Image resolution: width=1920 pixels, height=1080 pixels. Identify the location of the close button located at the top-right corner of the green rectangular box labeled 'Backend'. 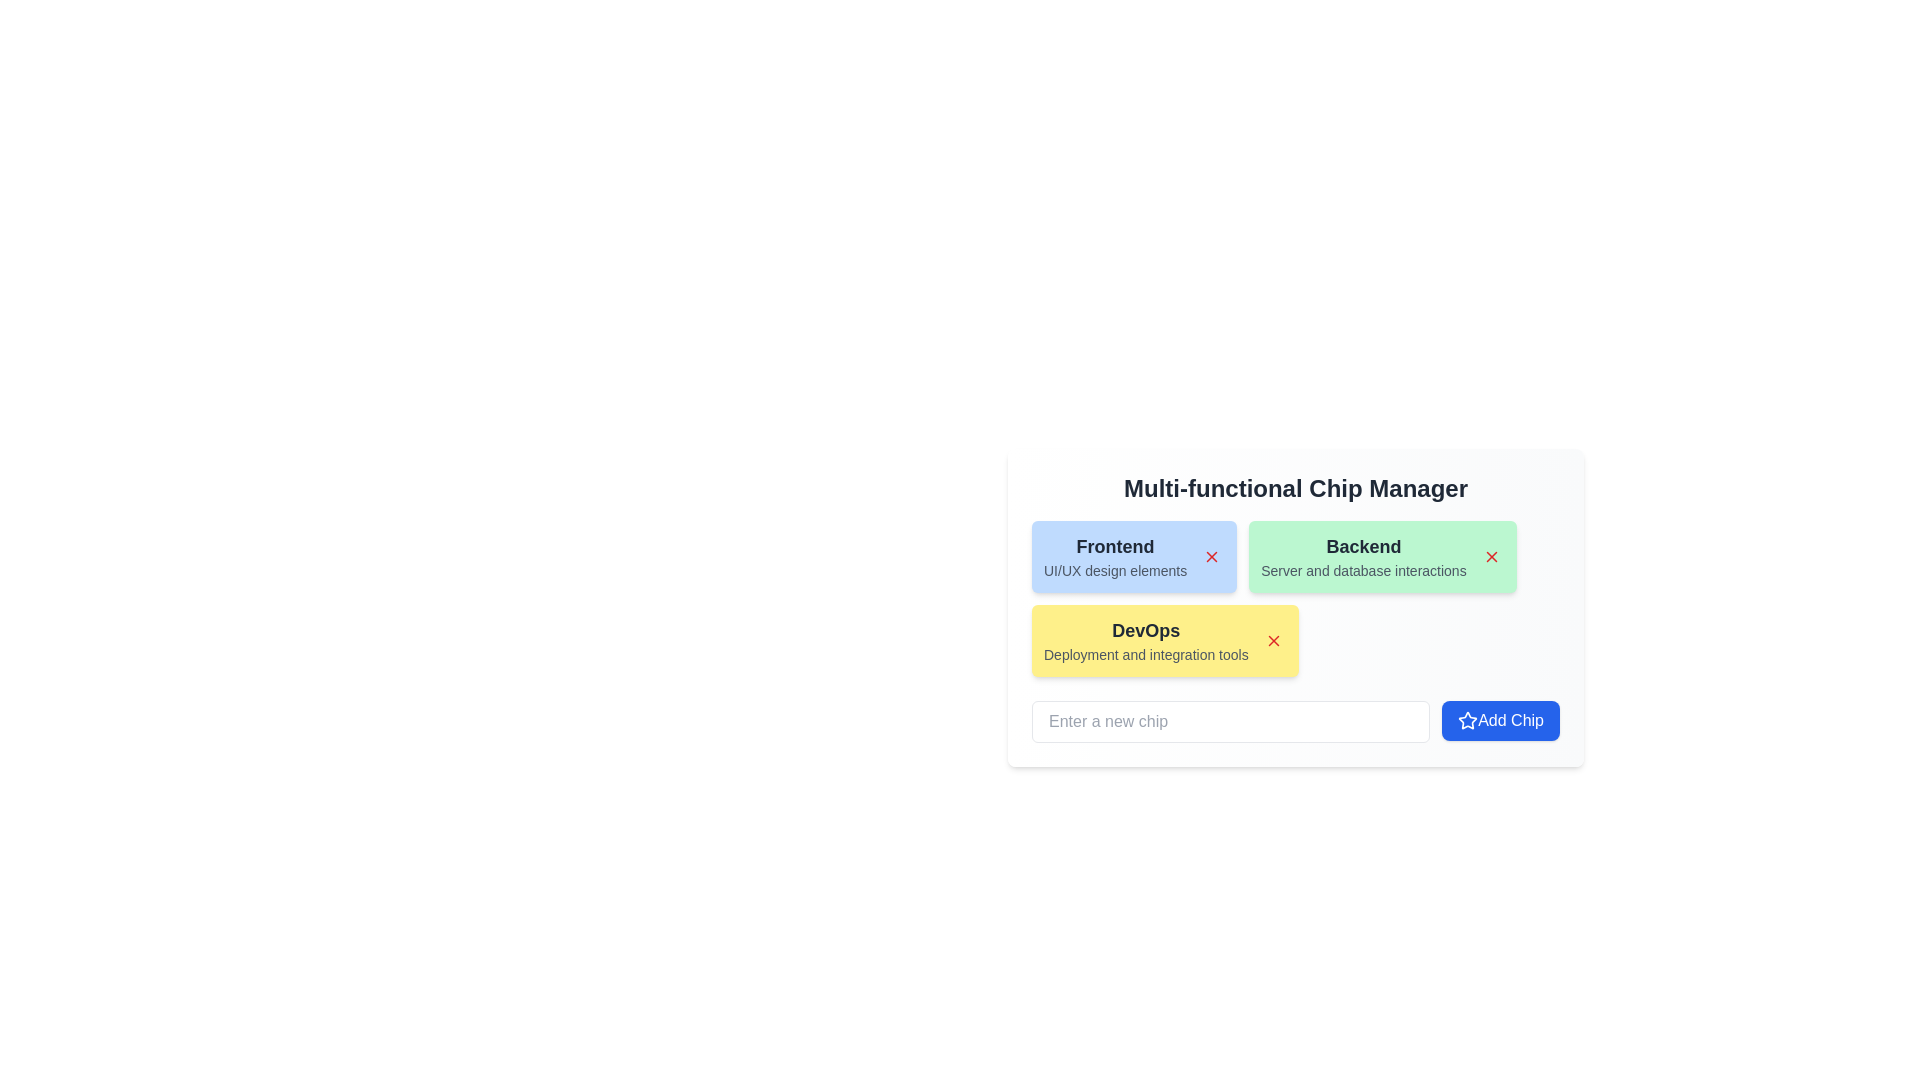
(1491, 556).